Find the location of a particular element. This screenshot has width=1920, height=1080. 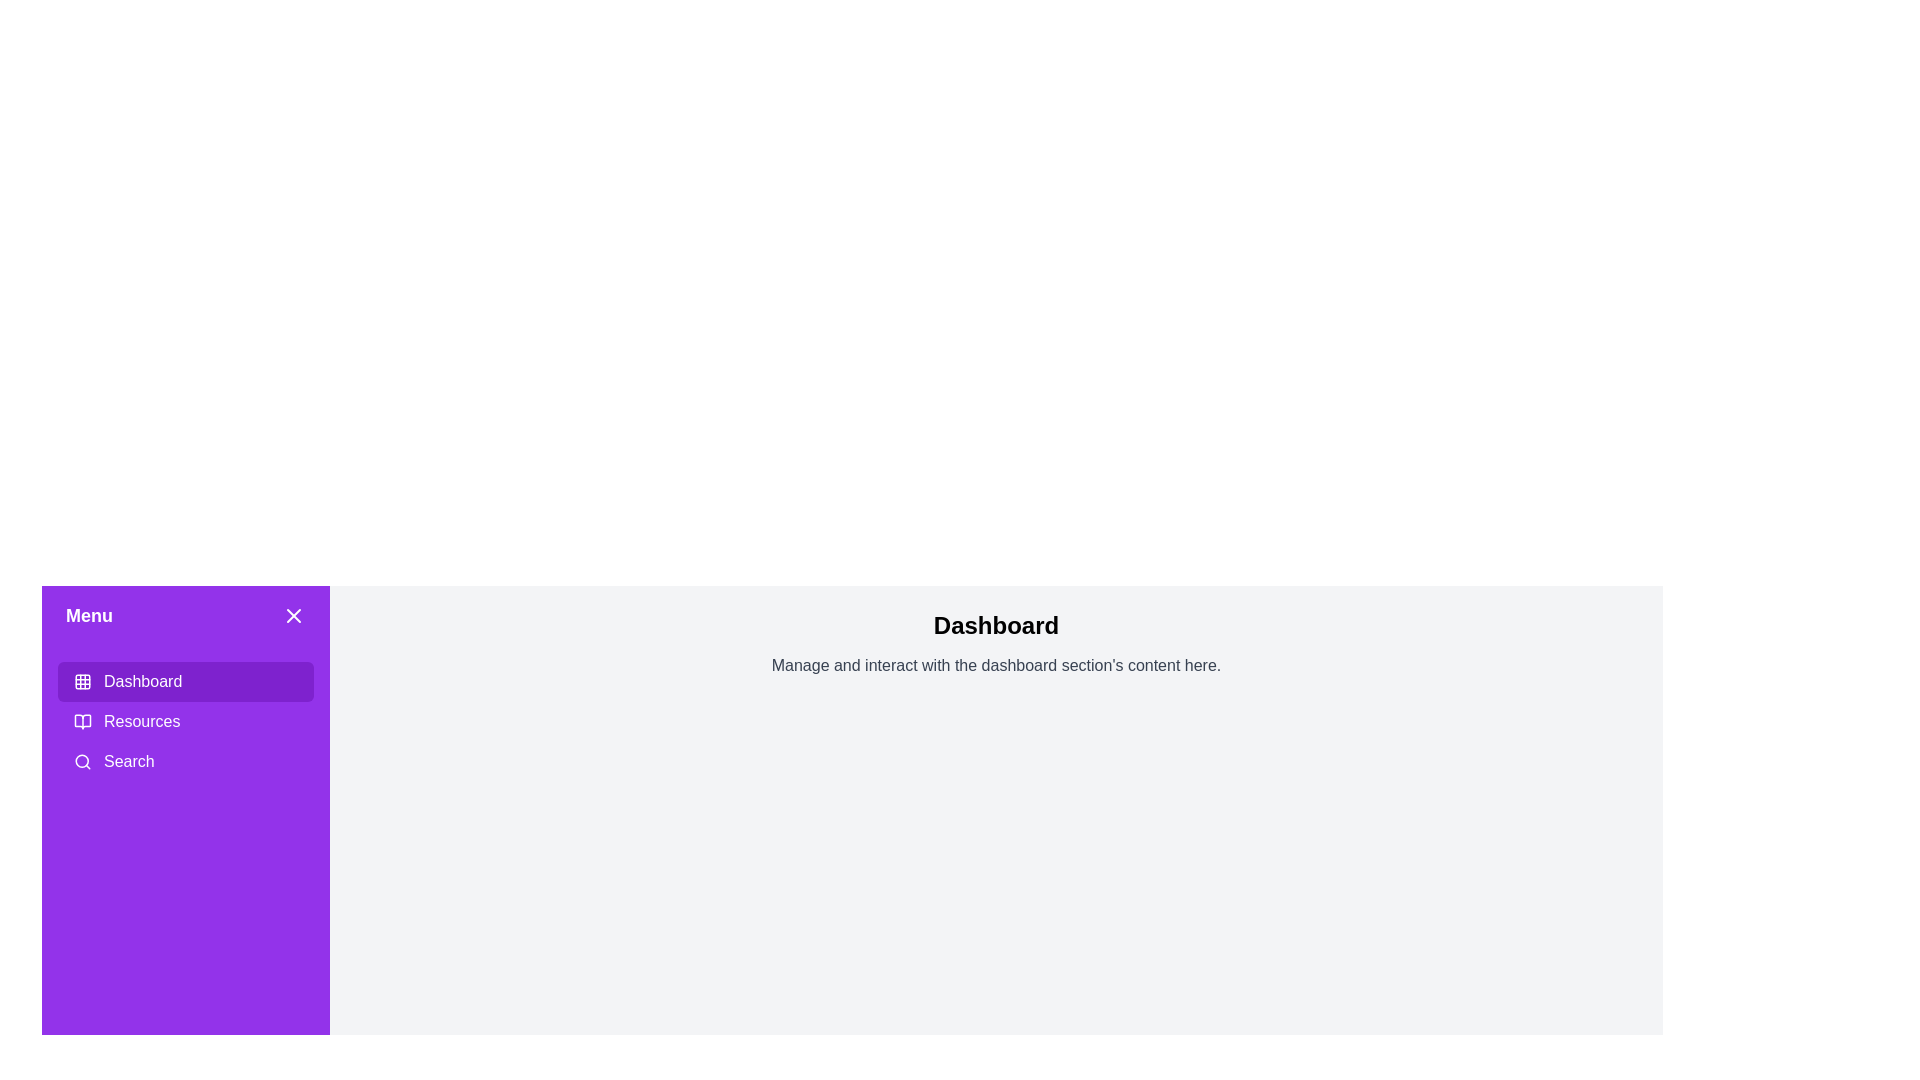

the close or dismiss icon with an 'X' shape located in the top-right corner of the purple sidebar to trigger a tooltip or highlight effect is located at coordinates (292, 615).